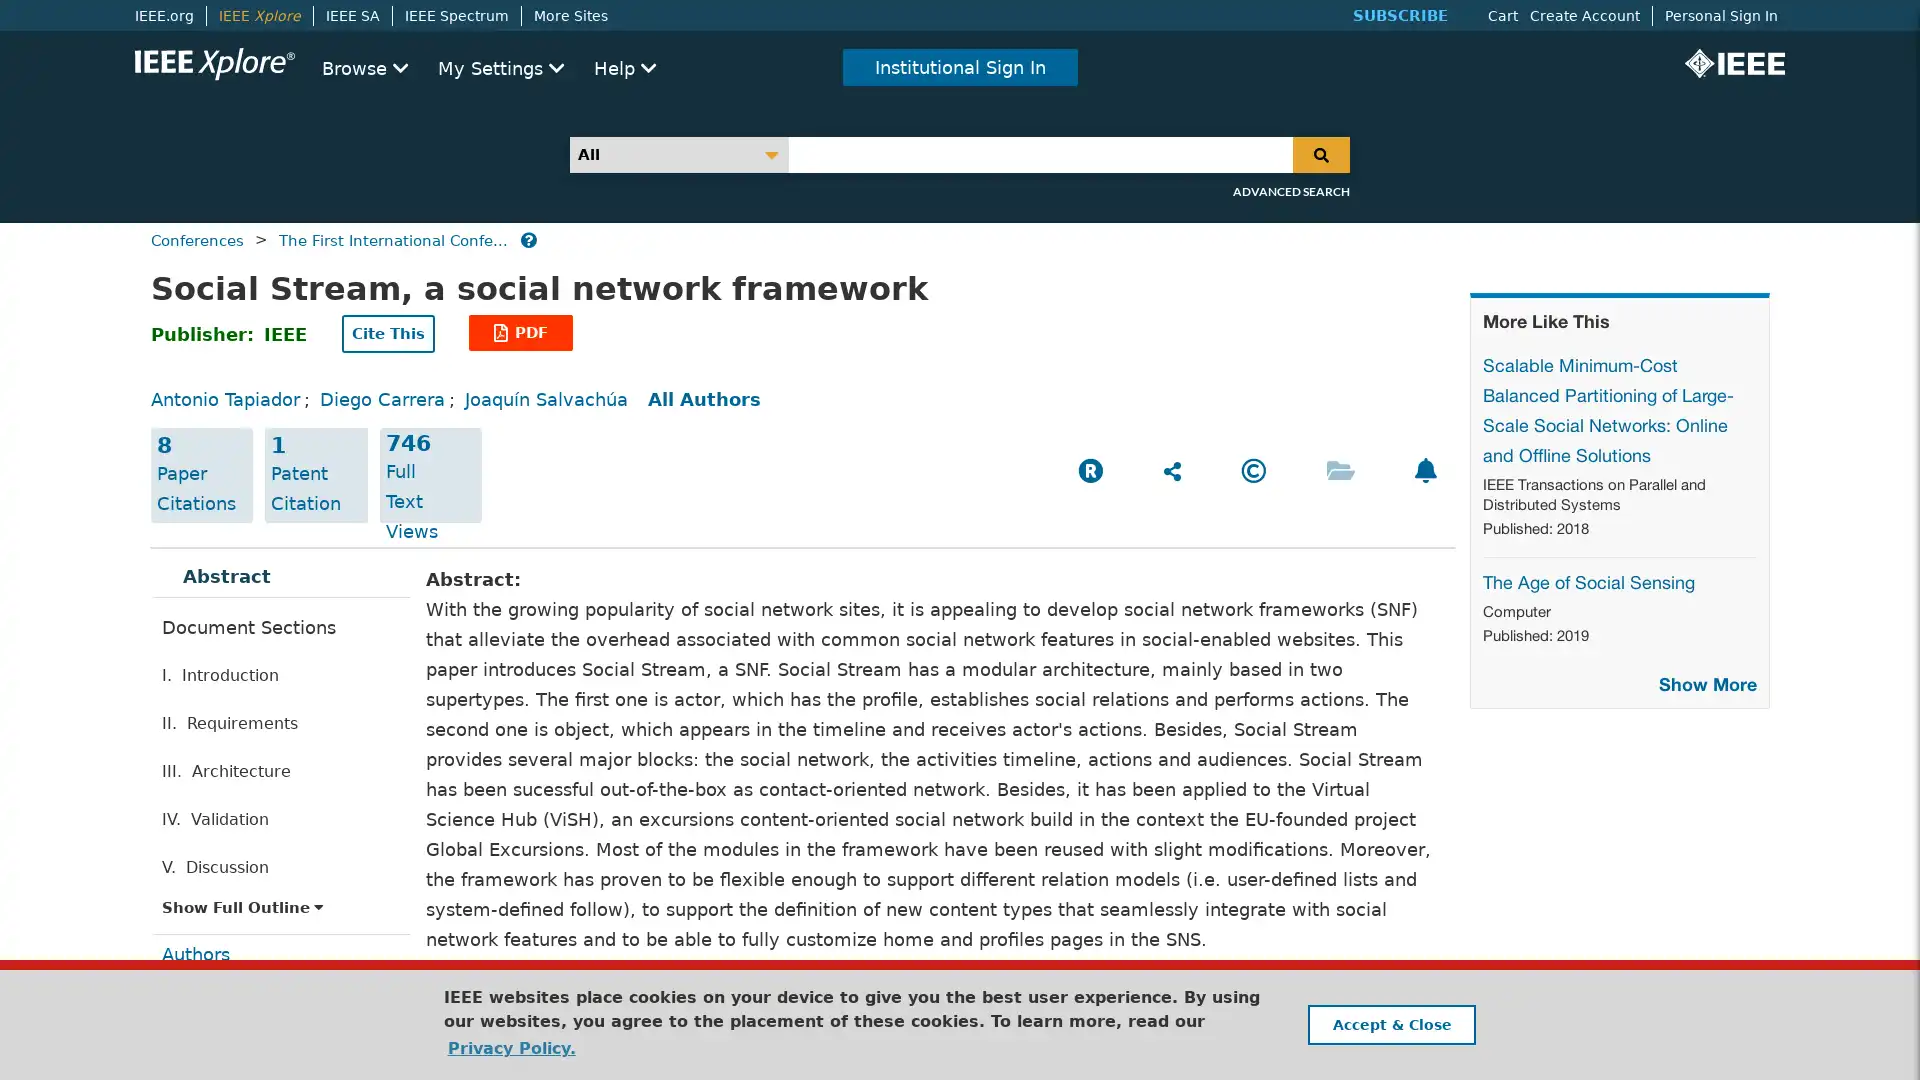 The height and width of the screenshot is (1080, 1920). Describe the element at coordinates (429, 475) in the screenshot. I see `746 Full Text Views` at that location.